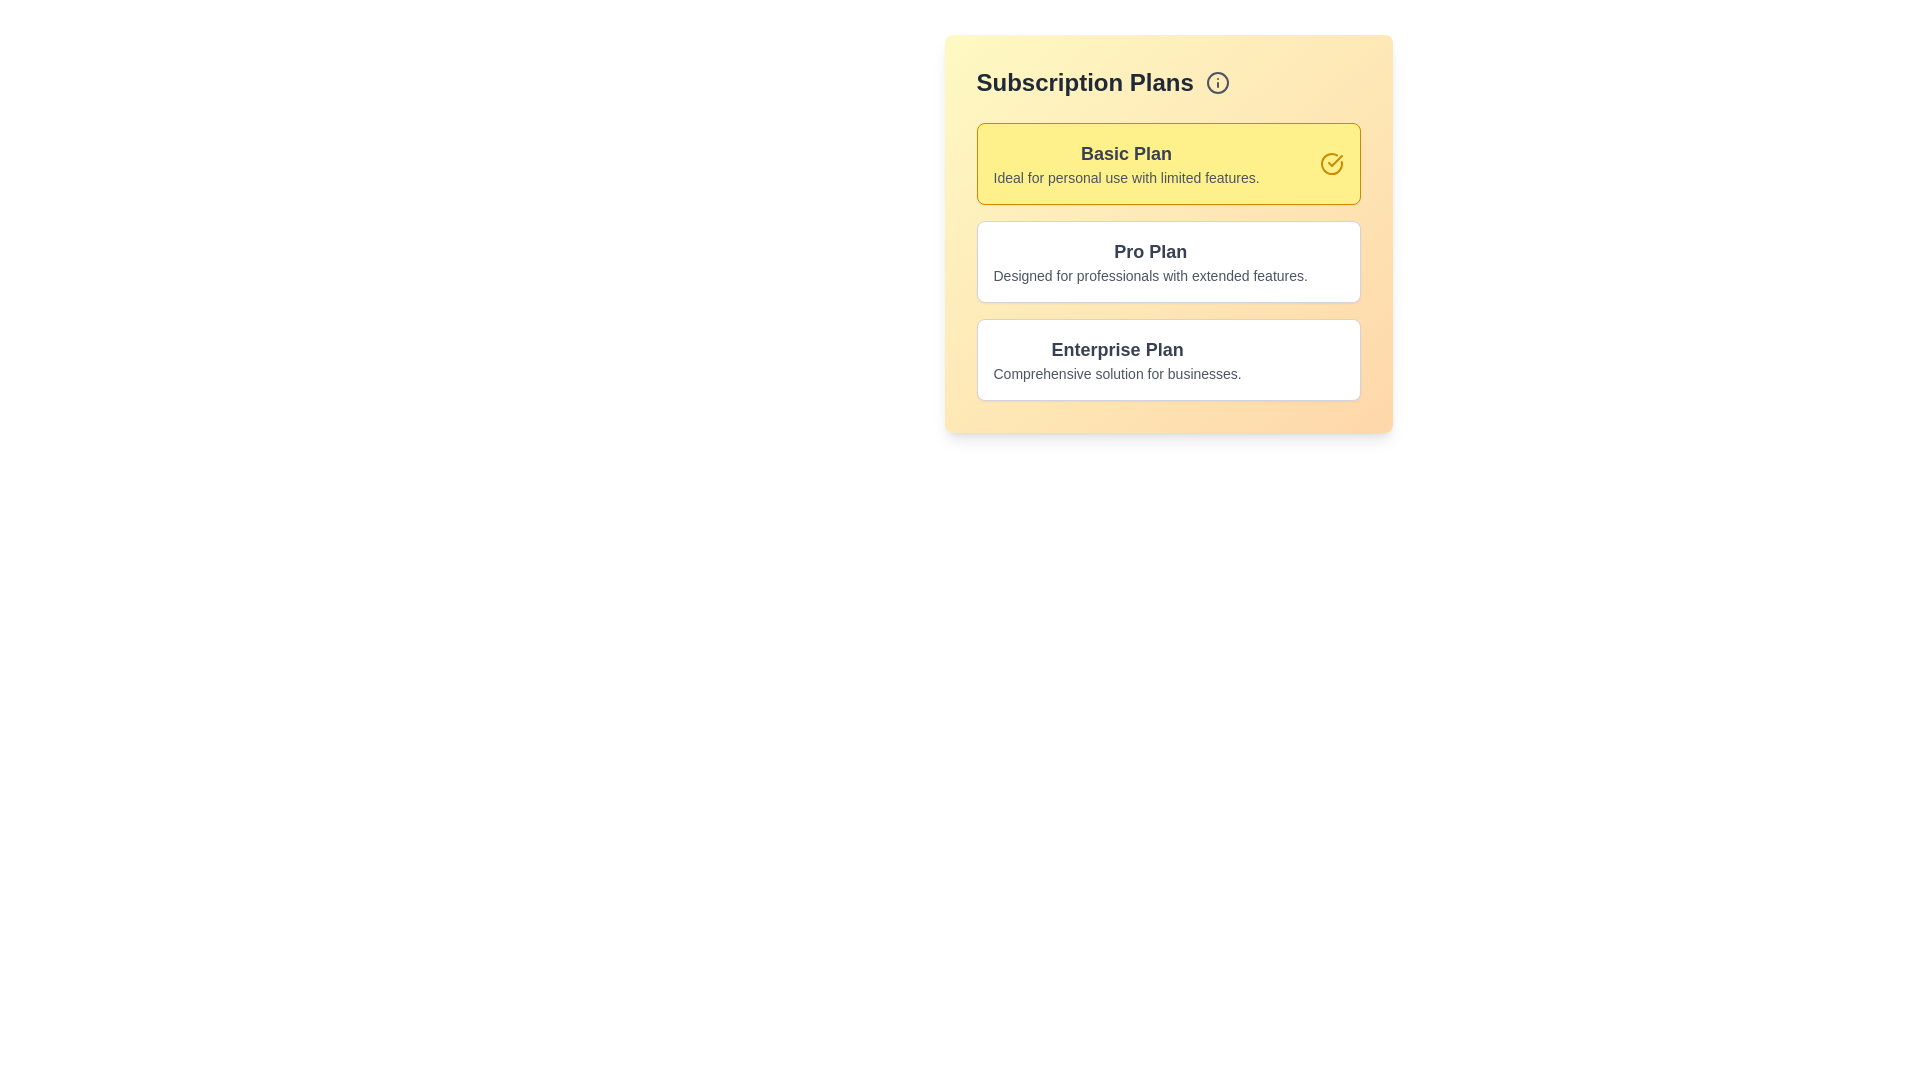 The width and height of the screenshot is (1920, 1080). Describe the element at coordinates (1150, 261) in the screenshot. I see `text content of the 'Pro Plan' text block, which features bold dark text and a smaller gray description underneath, located in the subscription plan selection interface` at that location.